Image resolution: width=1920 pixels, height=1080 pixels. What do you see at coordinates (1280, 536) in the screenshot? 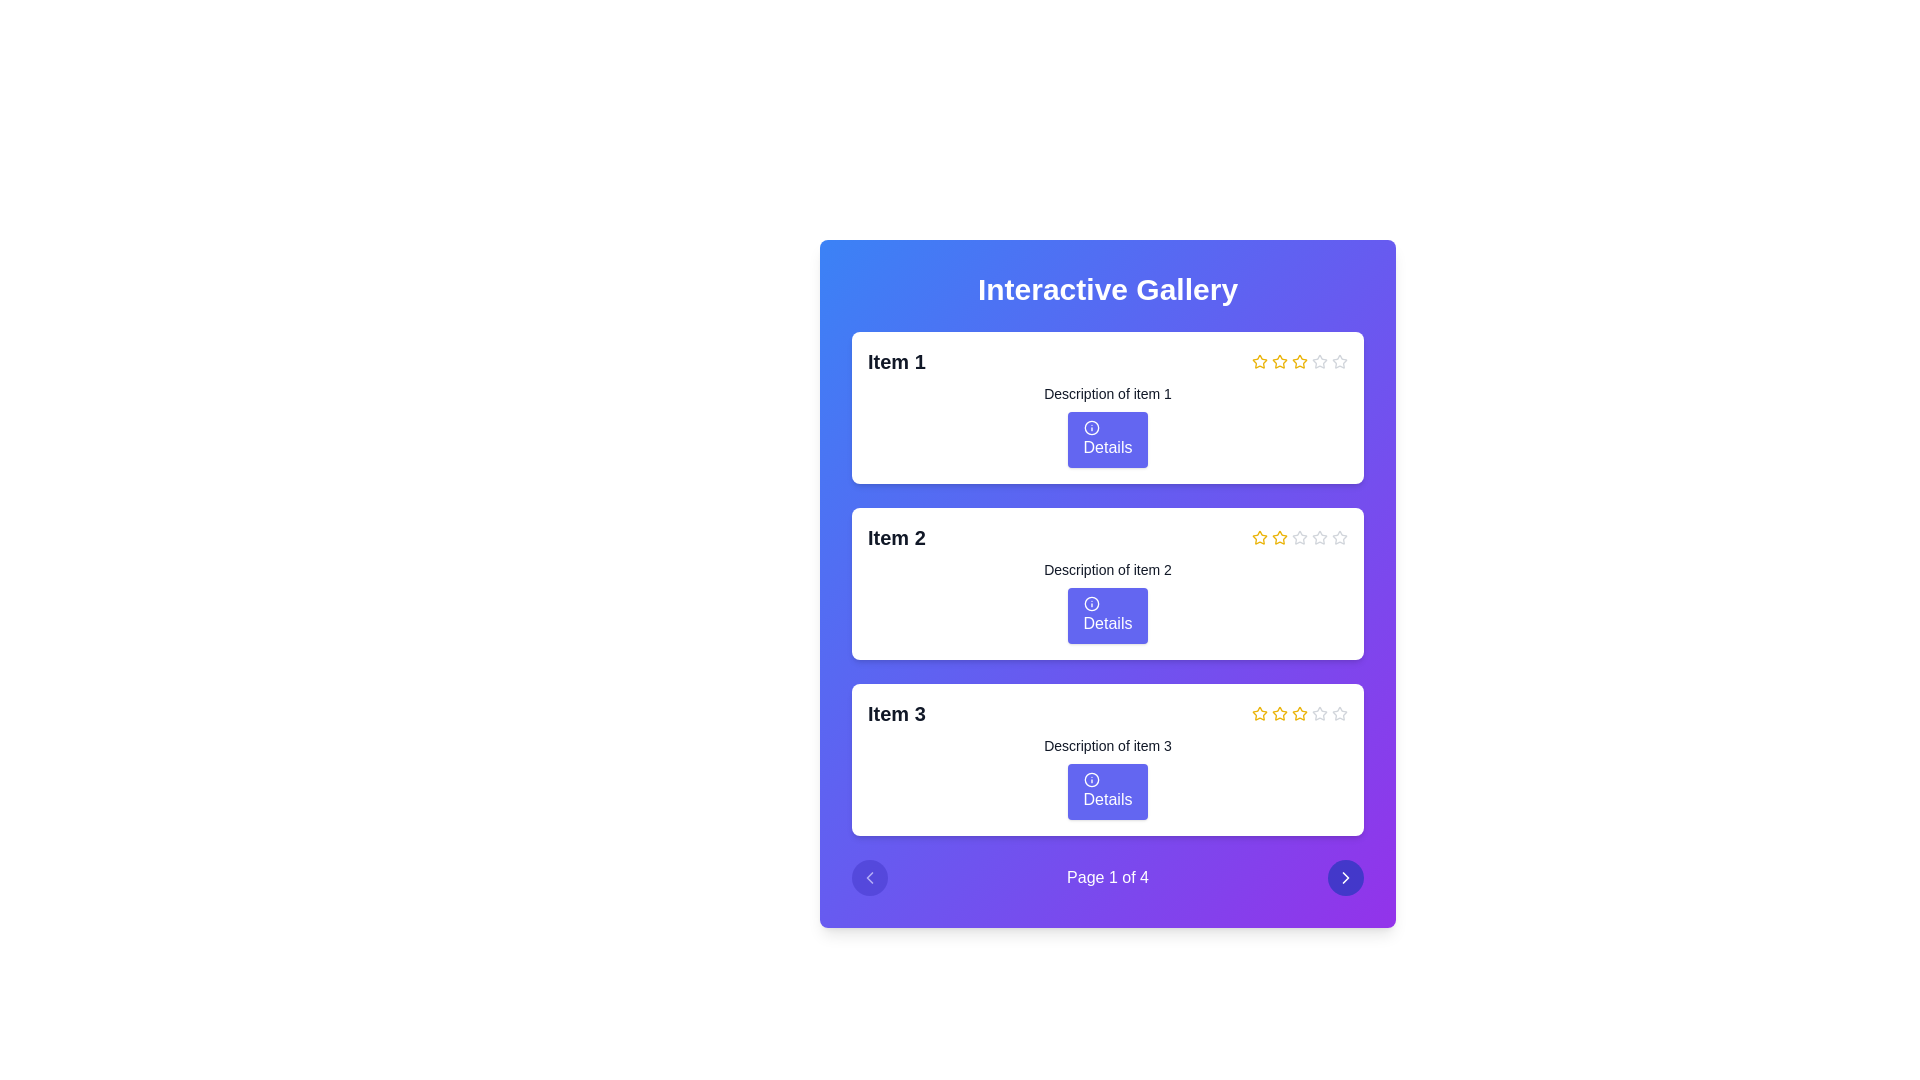
I see `the third star icon representing the third rating option for the second item in the rating section` at bounding box center [1280, 536].